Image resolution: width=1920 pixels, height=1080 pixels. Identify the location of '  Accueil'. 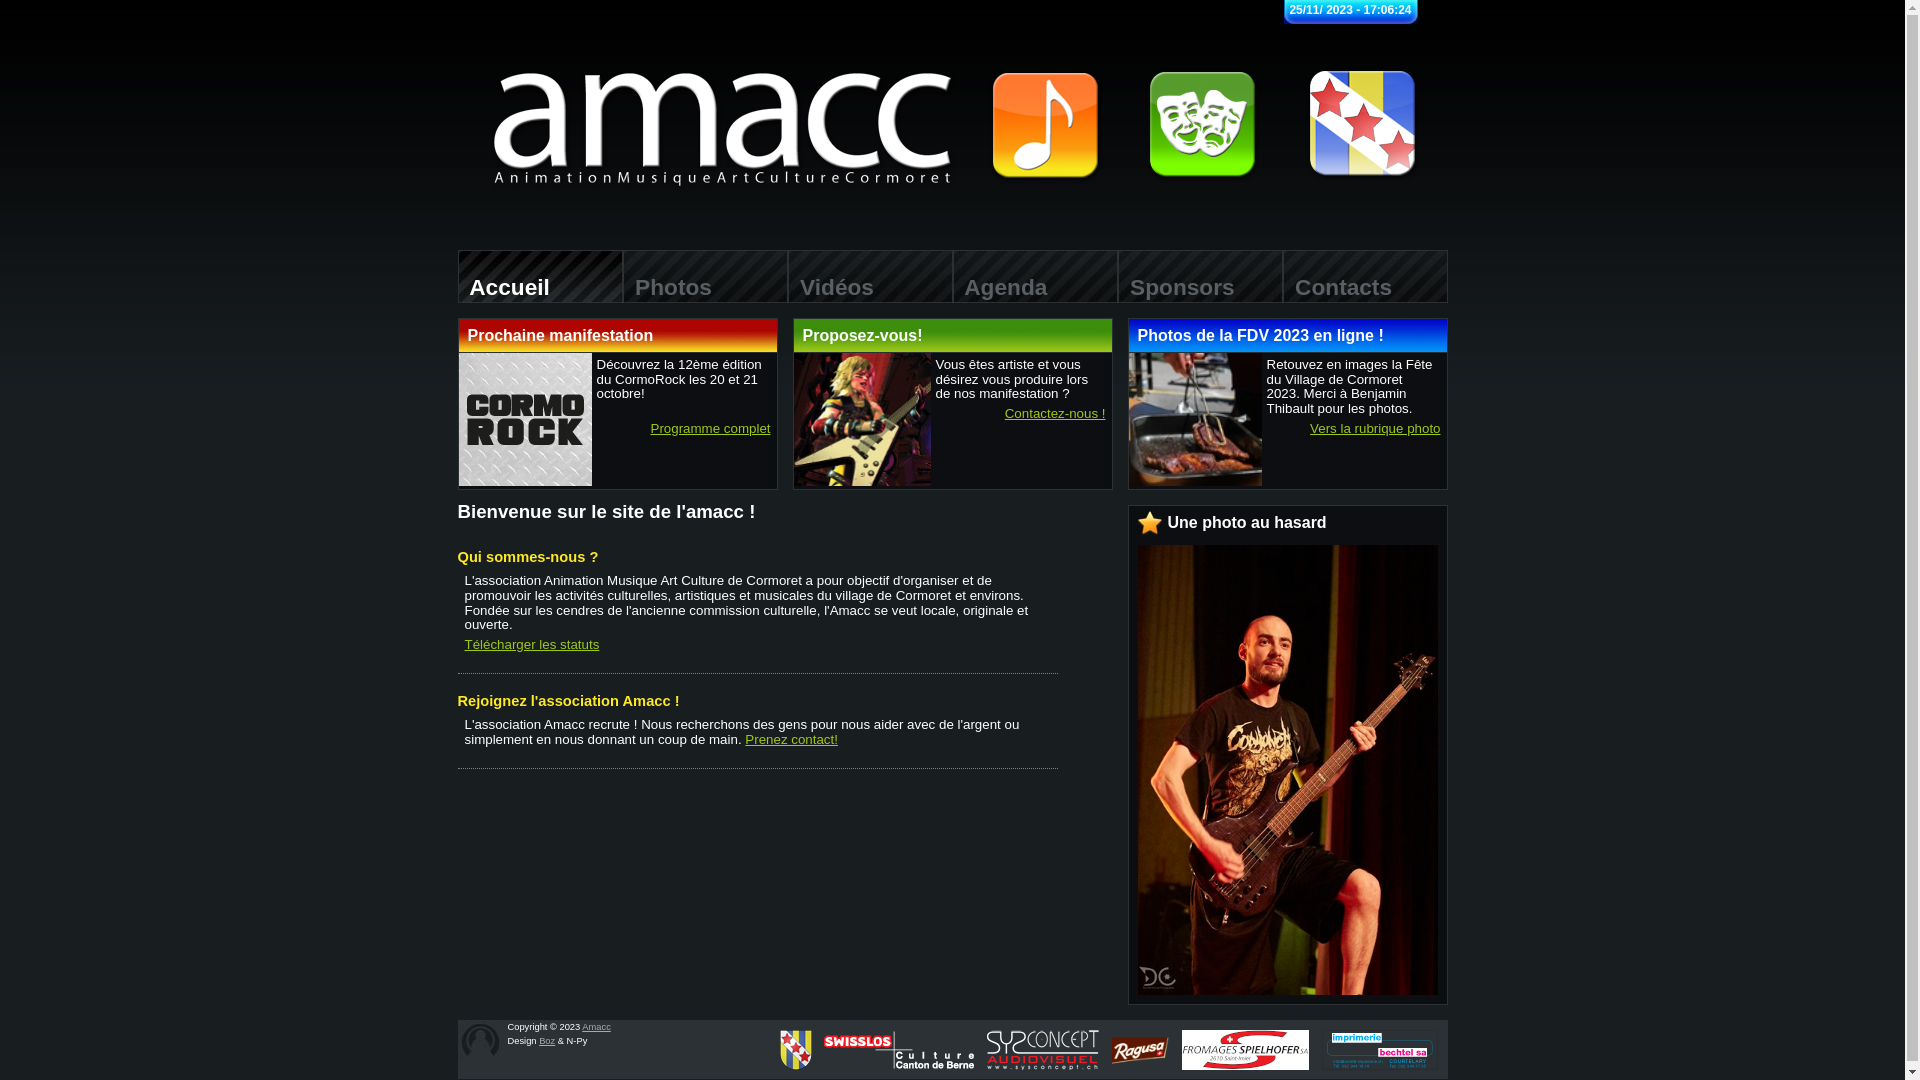
(540, 276).